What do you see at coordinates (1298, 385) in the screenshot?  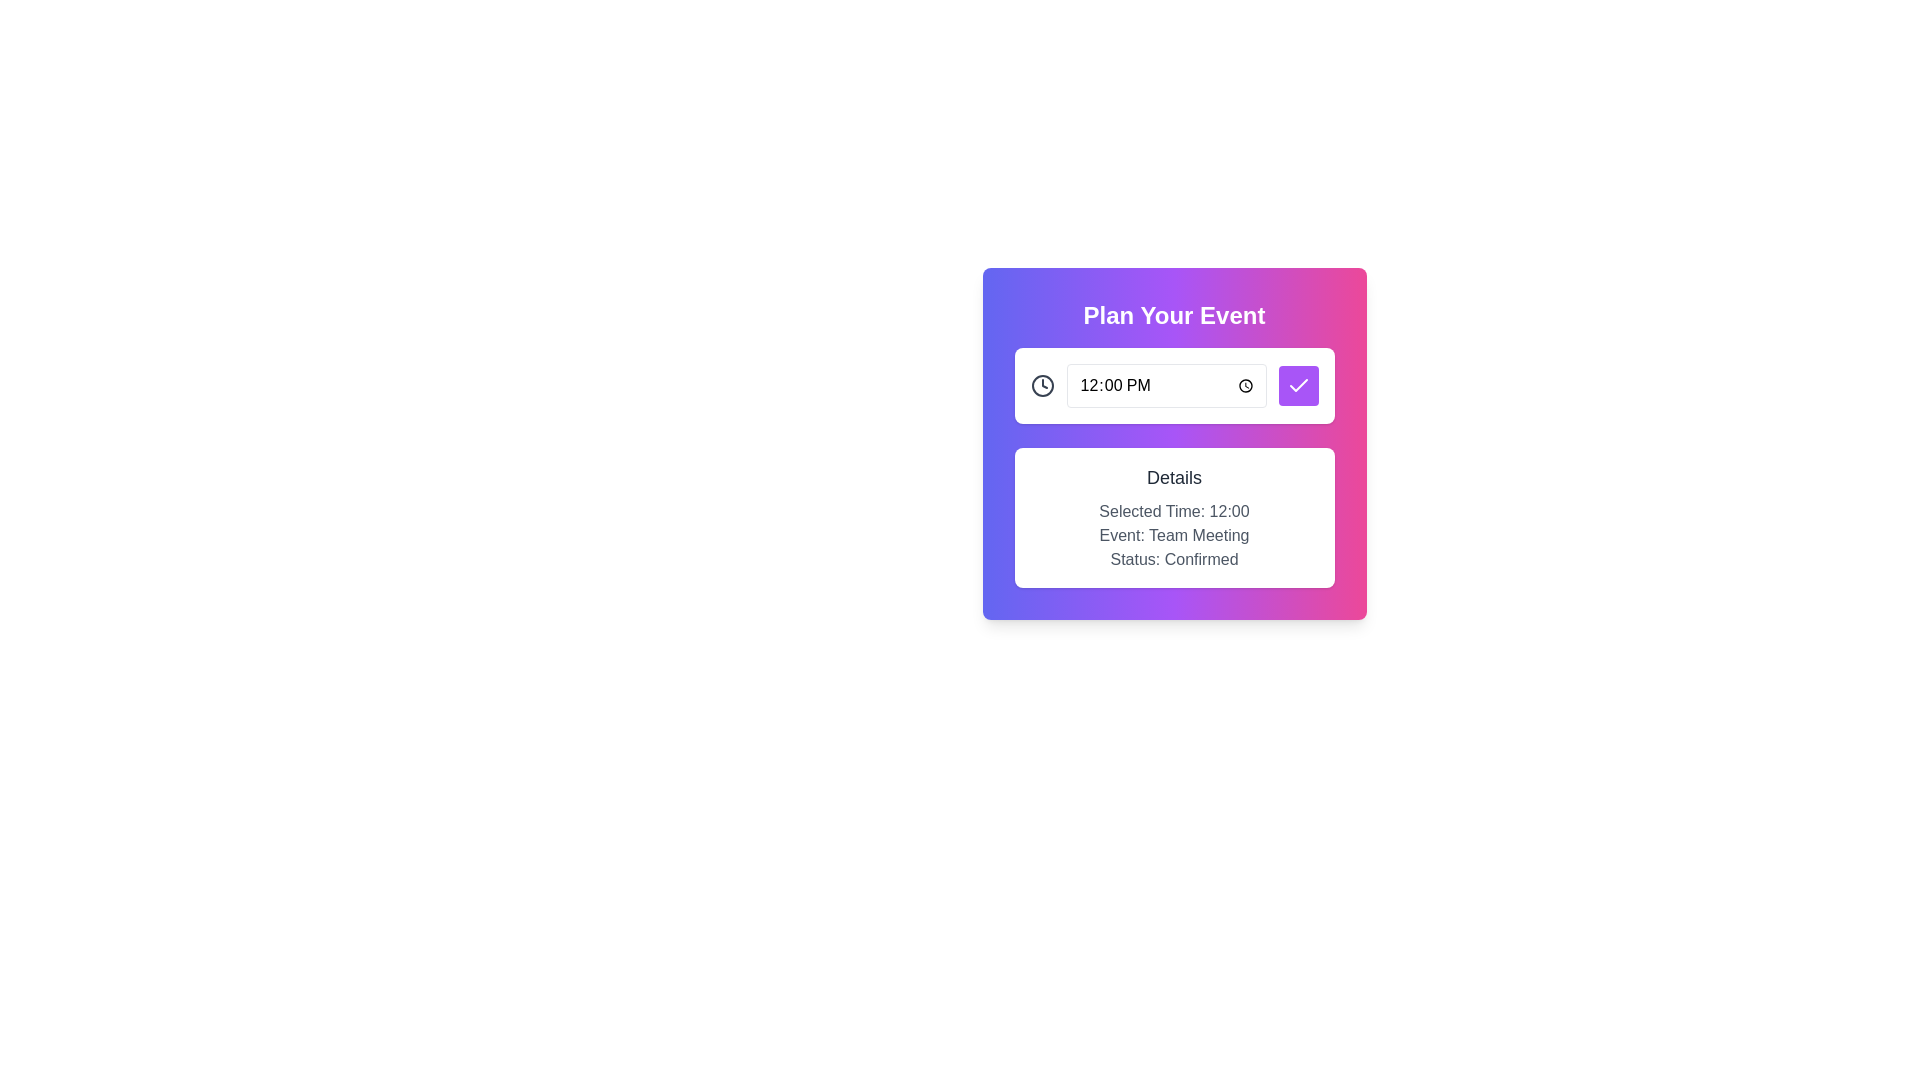 I see `the check mark icon with a purple background located in the top section of the card, aligned` at bounding box center [1298, 385].